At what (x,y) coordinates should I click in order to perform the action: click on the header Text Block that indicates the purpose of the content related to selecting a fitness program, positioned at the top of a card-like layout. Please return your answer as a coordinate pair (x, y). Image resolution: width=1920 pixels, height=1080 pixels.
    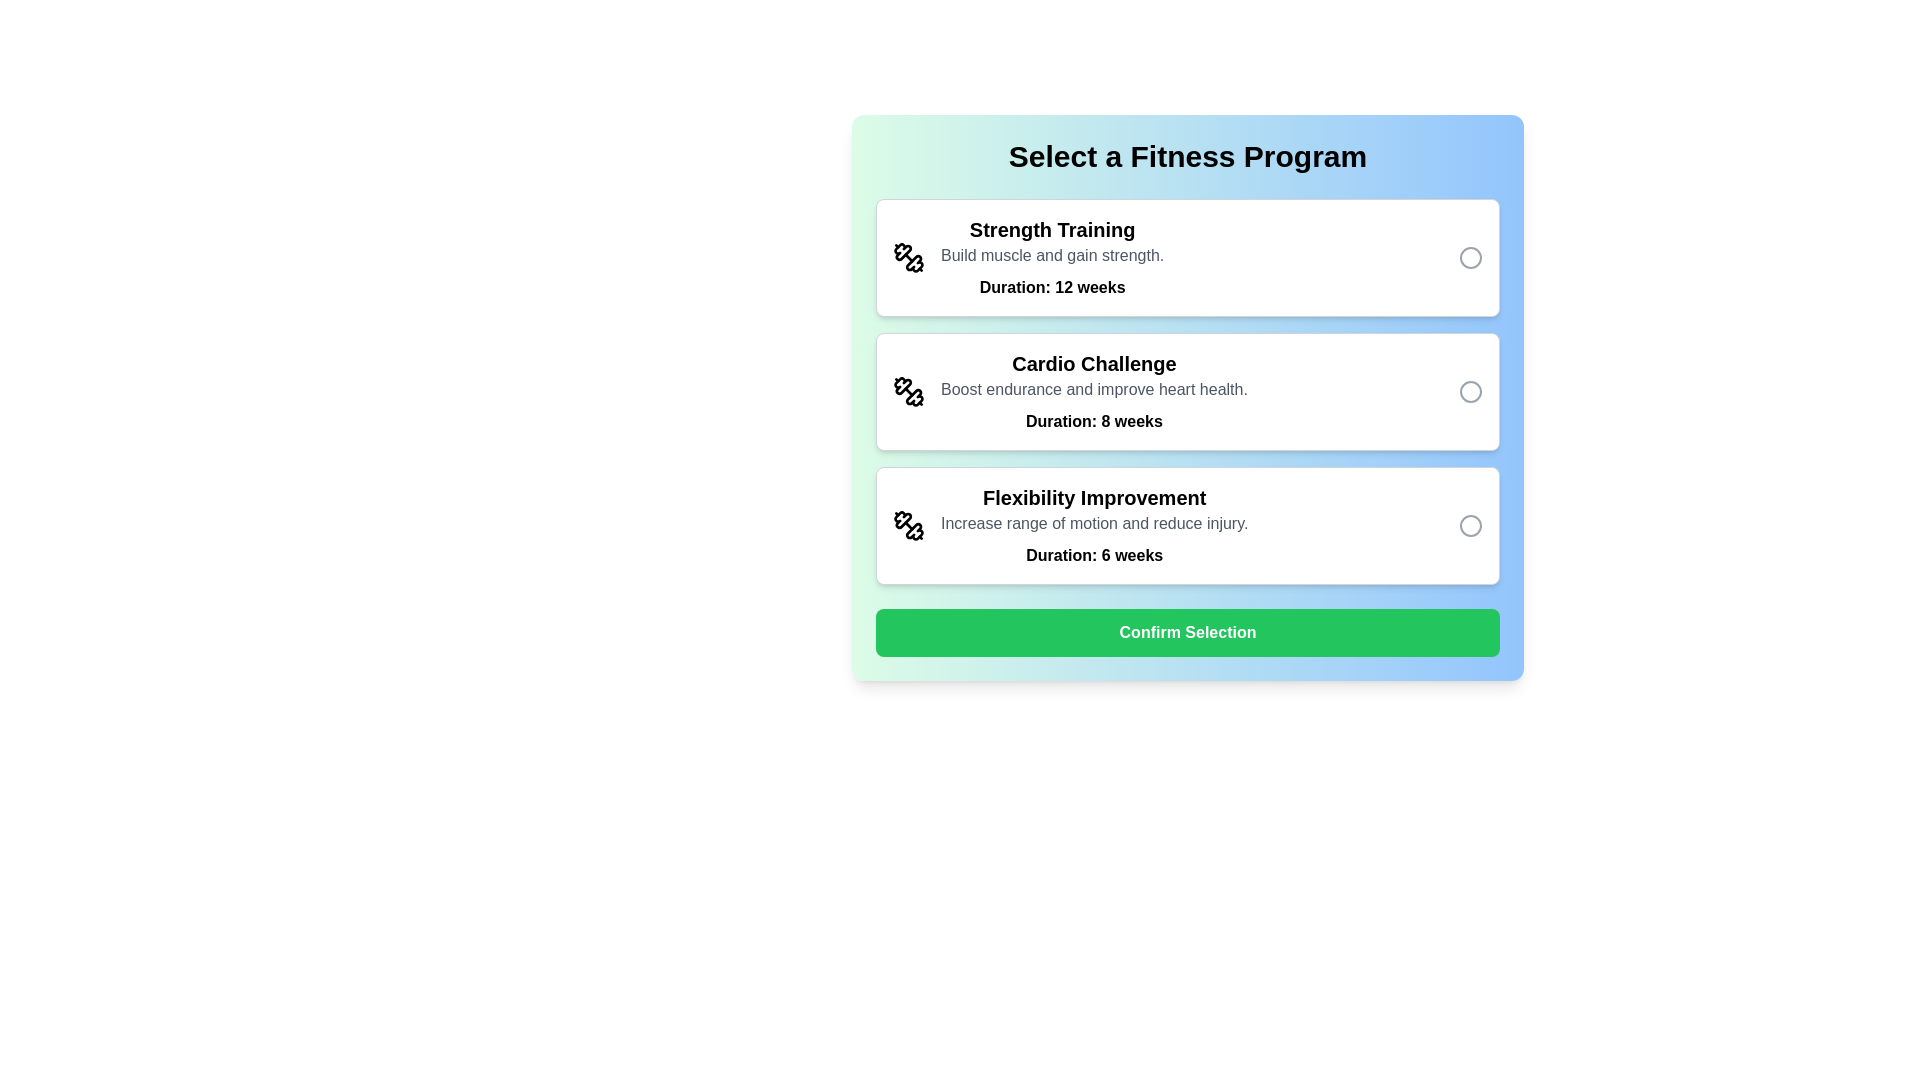
    Looking at the image, I should click on (1188, 156).